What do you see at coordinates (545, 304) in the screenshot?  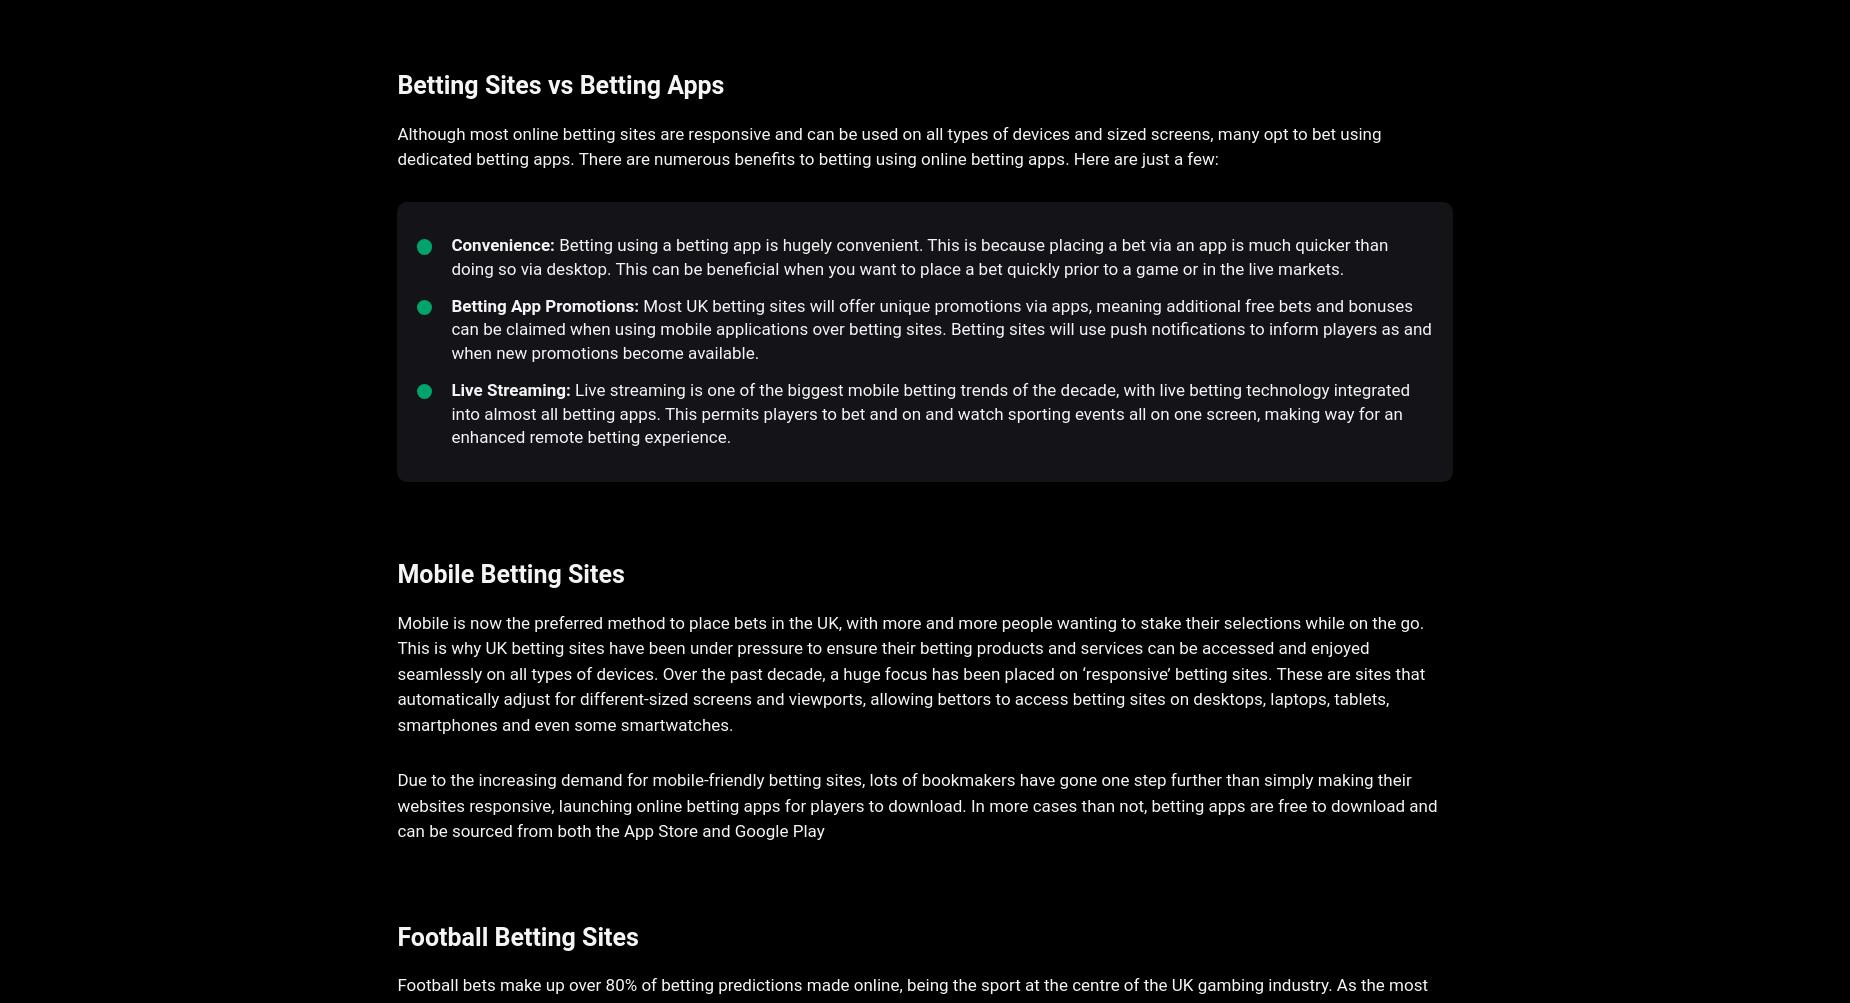 I see `'Betting App Promotions:'` at bounding box center [545, 304].